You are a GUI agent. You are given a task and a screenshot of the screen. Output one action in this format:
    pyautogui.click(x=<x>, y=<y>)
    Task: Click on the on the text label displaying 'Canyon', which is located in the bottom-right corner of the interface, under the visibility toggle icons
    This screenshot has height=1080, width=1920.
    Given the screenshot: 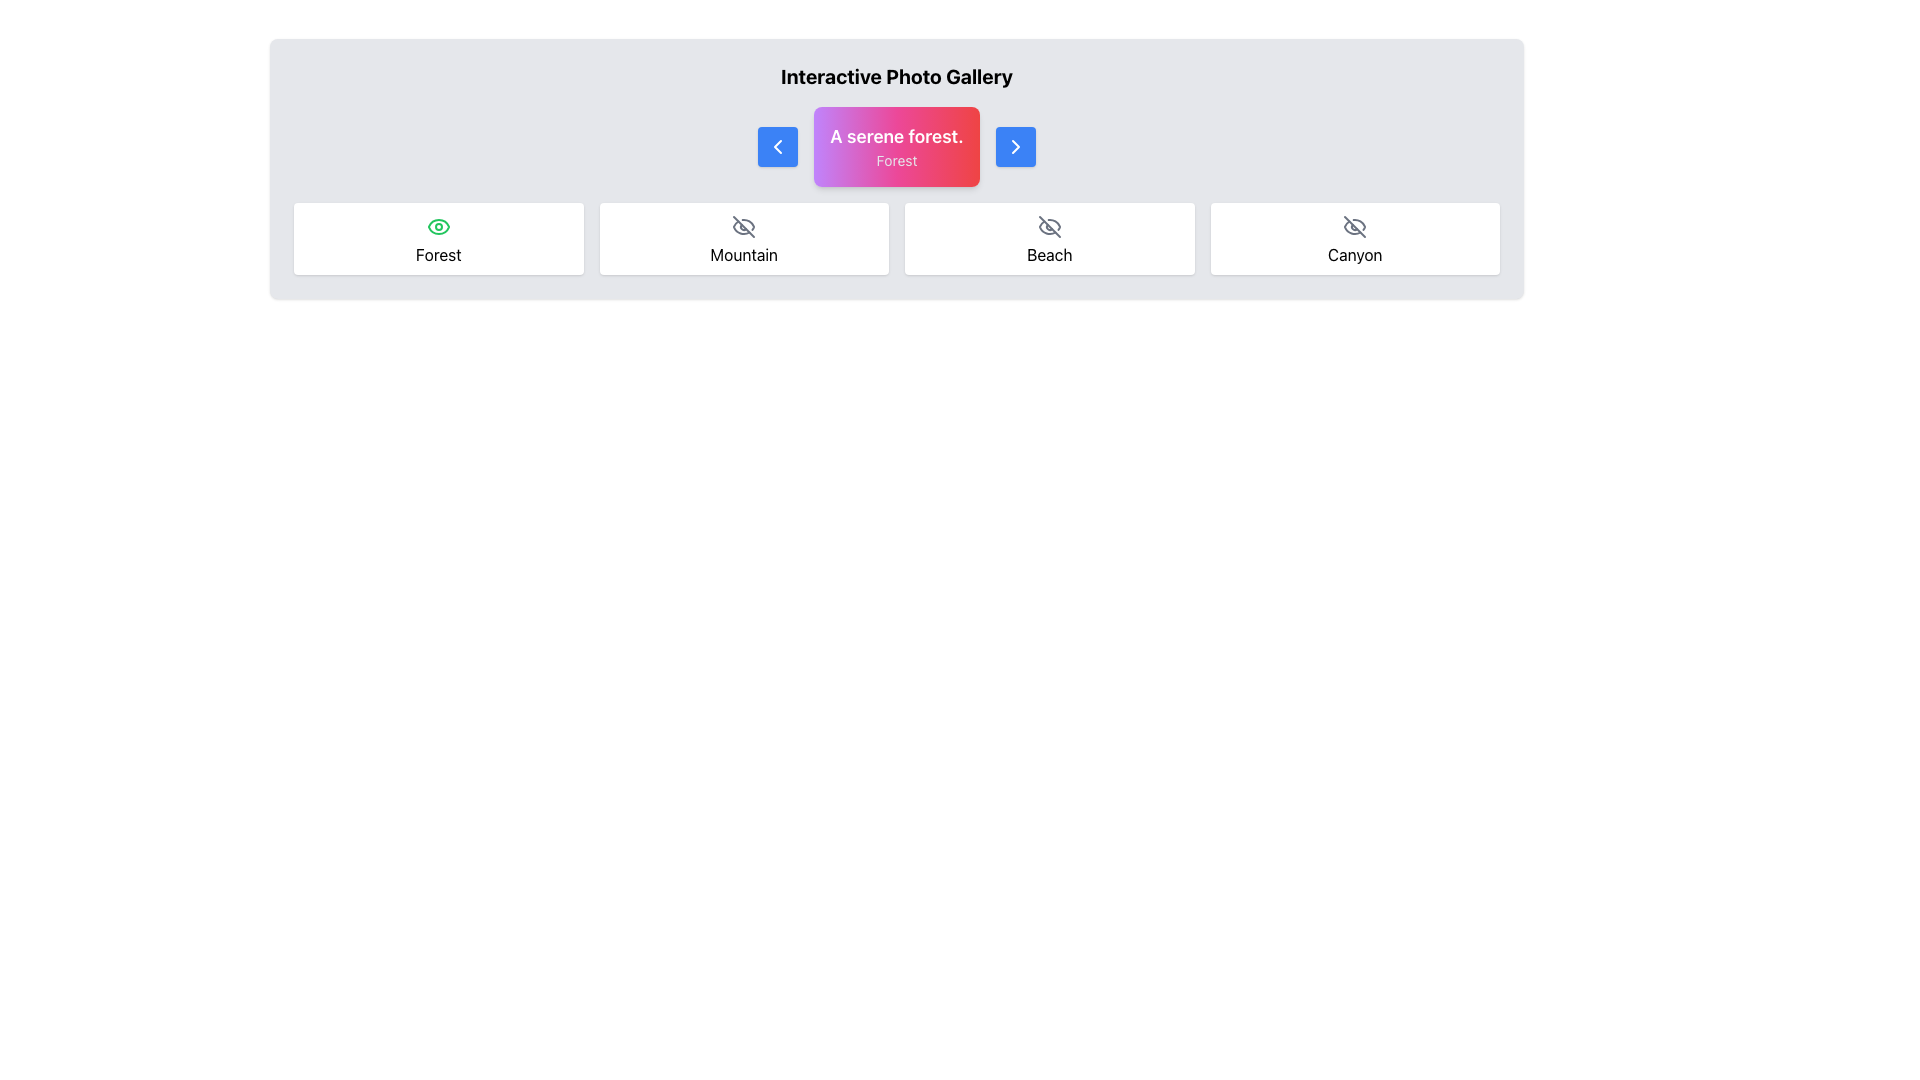 What is the action you would take?
    pyautogui.click(x=1355, y=253)
    